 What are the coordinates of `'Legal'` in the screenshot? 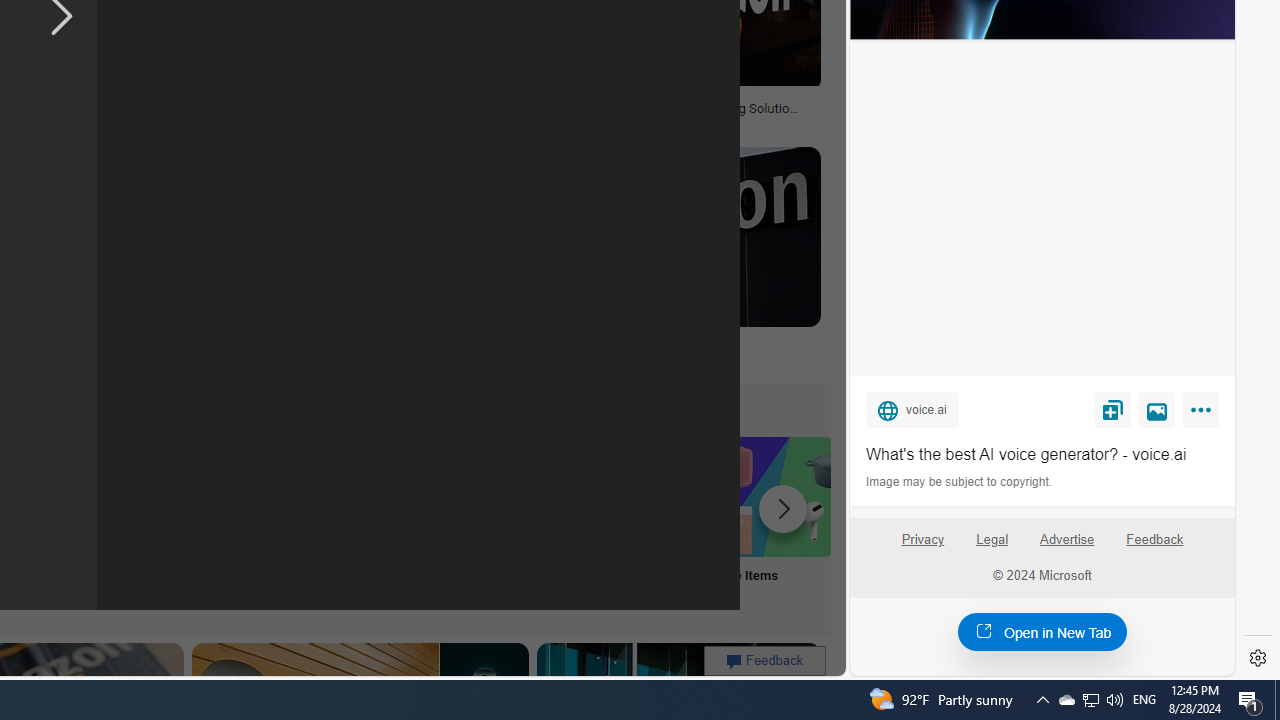 It's located at (992, 547).